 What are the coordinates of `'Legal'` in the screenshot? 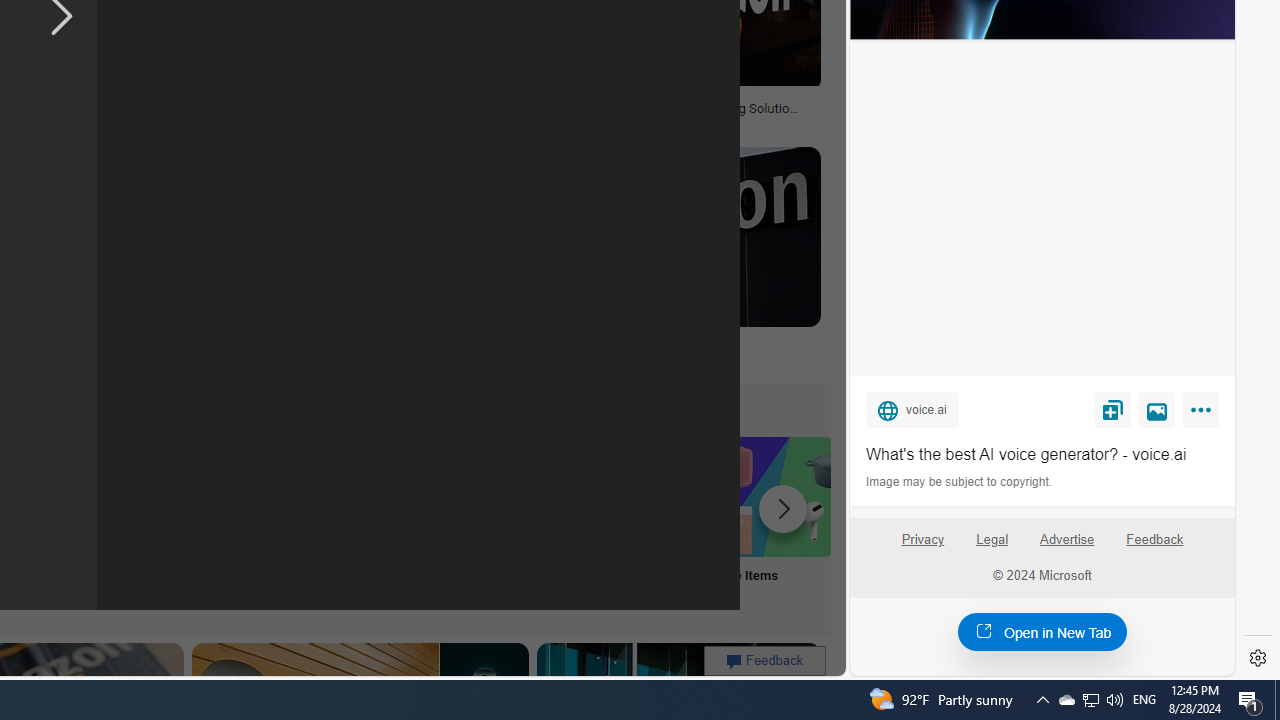 It's located at (992, 547).